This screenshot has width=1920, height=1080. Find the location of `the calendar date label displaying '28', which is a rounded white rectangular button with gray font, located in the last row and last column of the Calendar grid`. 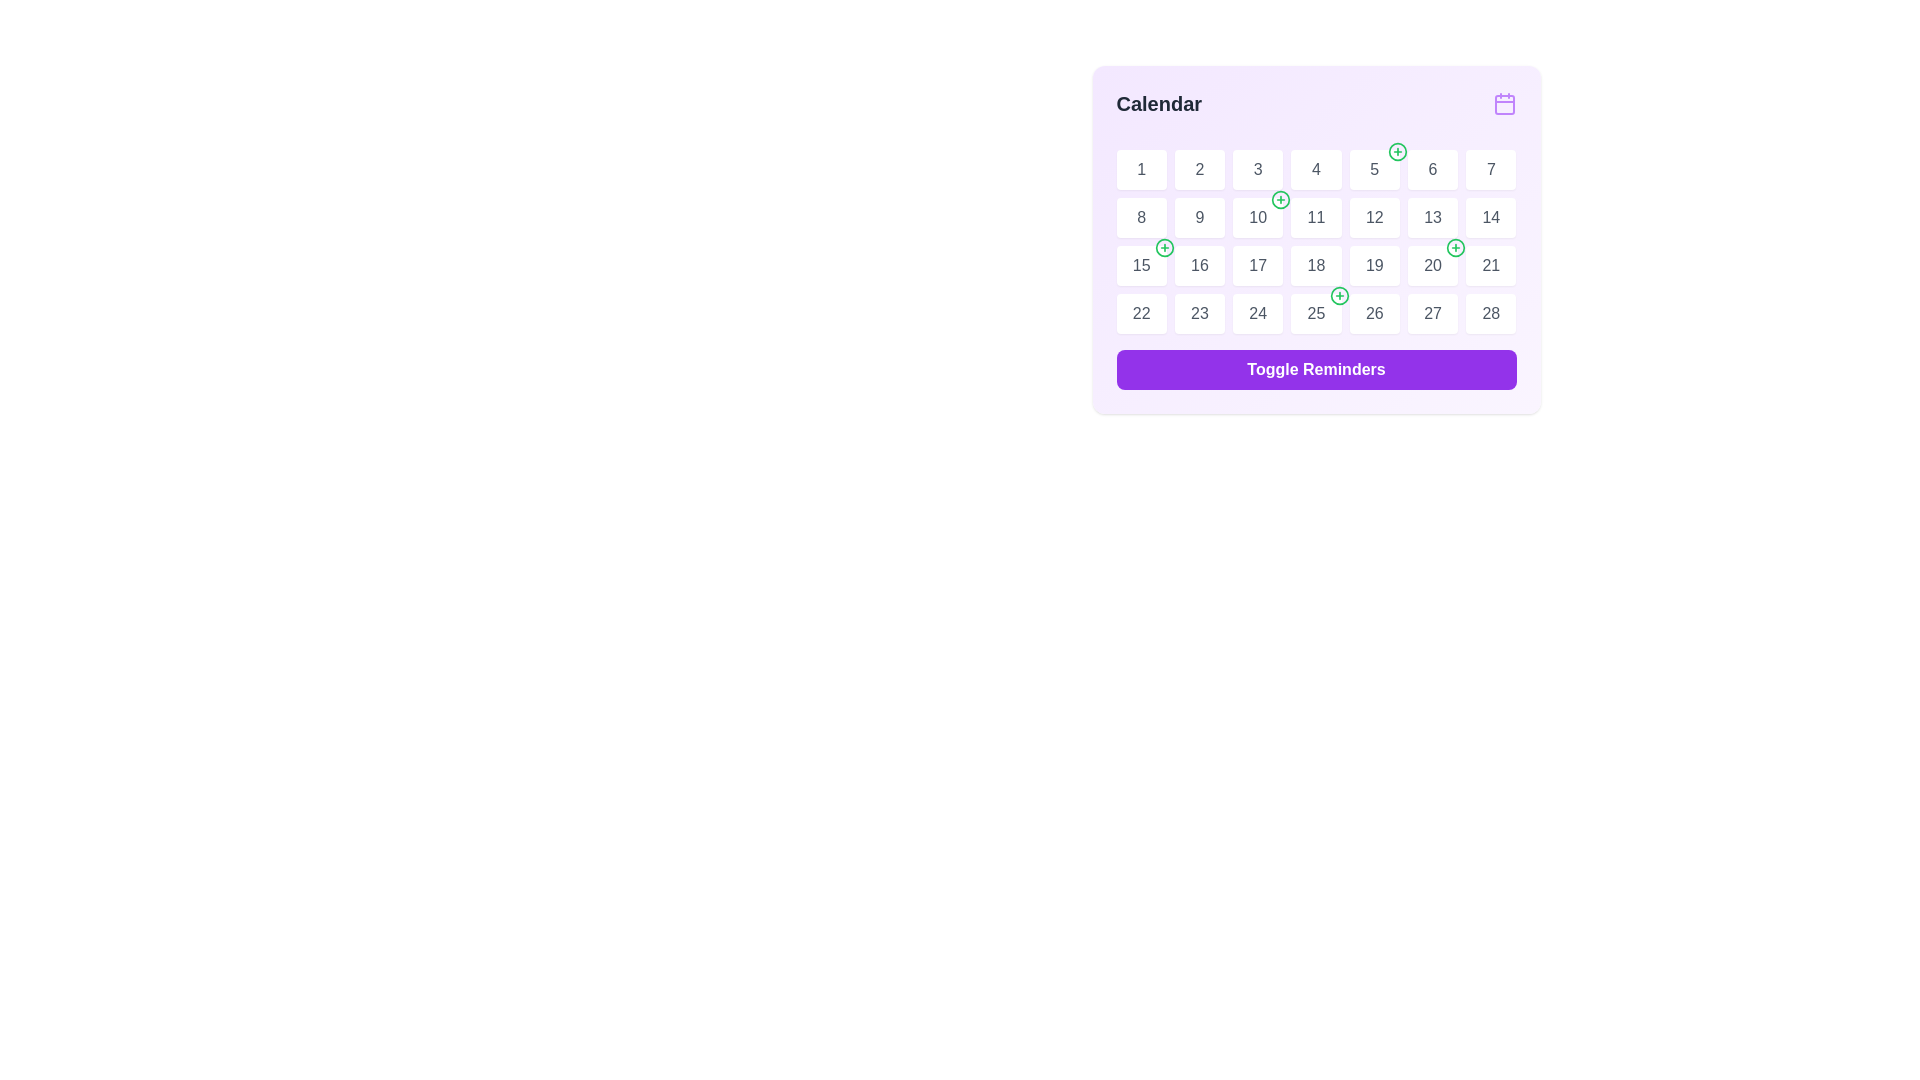

the calendar date label displaying '28', which is a rounded white rectangular button with gray font, located in the last row and last column of the Calendar grid is located at coordinates (1491, 313).